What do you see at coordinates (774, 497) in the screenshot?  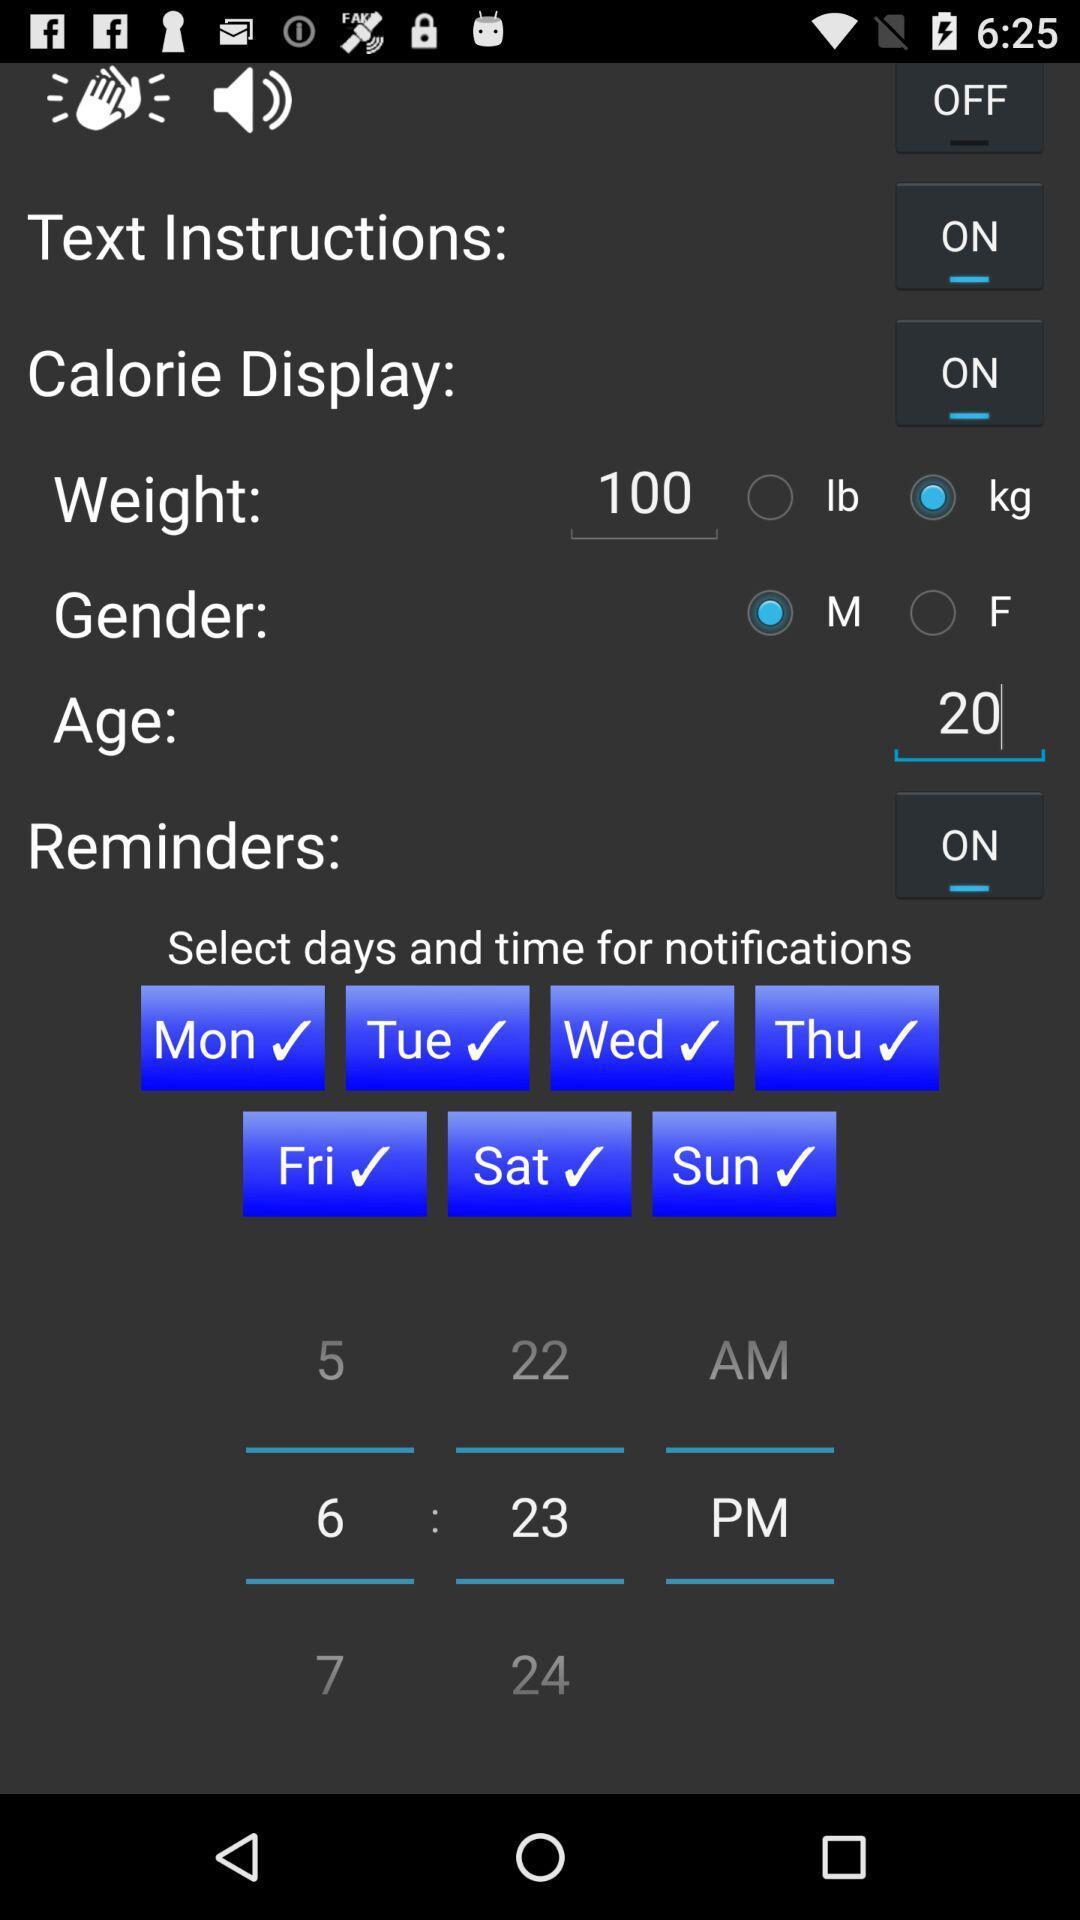 I see `set weight measurement to pounds` at bounding box center [774, 497].